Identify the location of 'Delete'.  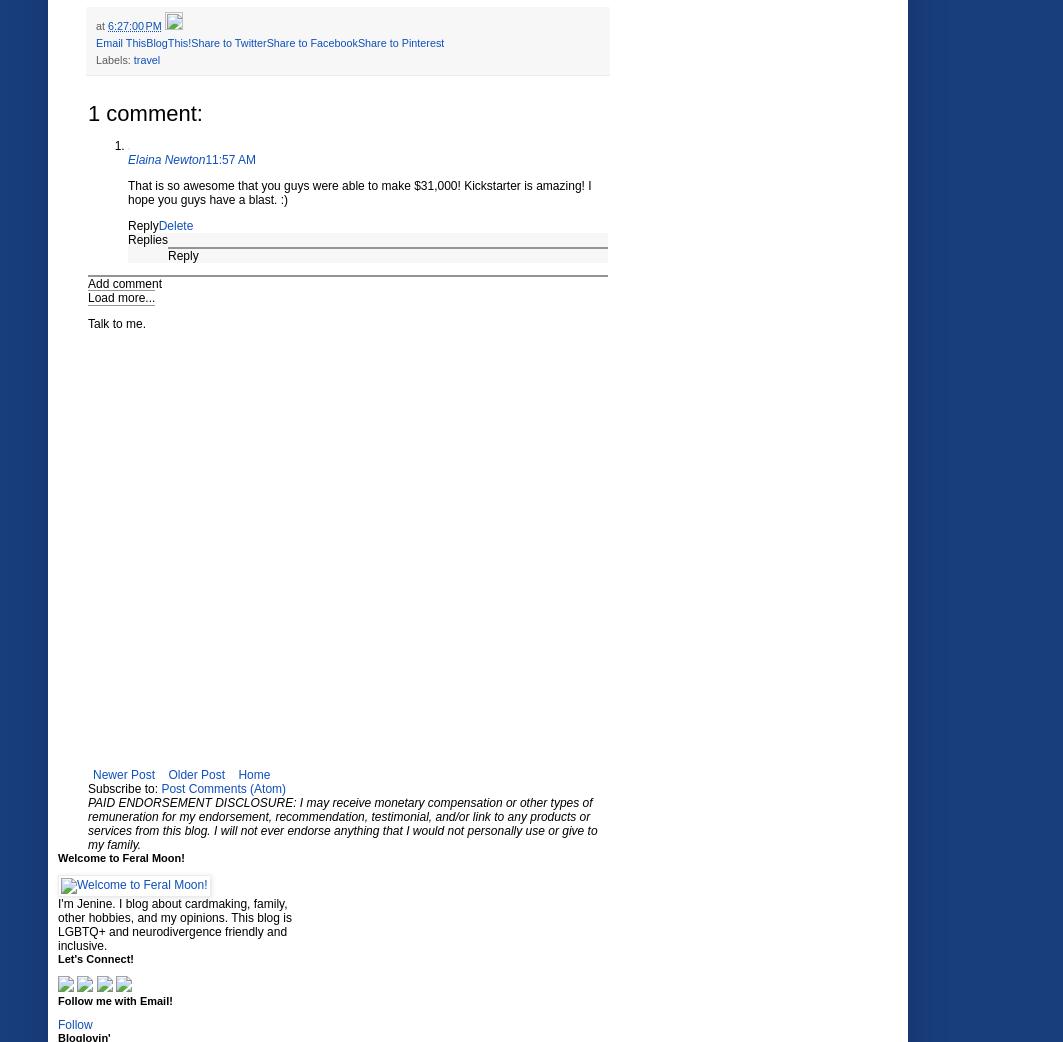
(175, 223).